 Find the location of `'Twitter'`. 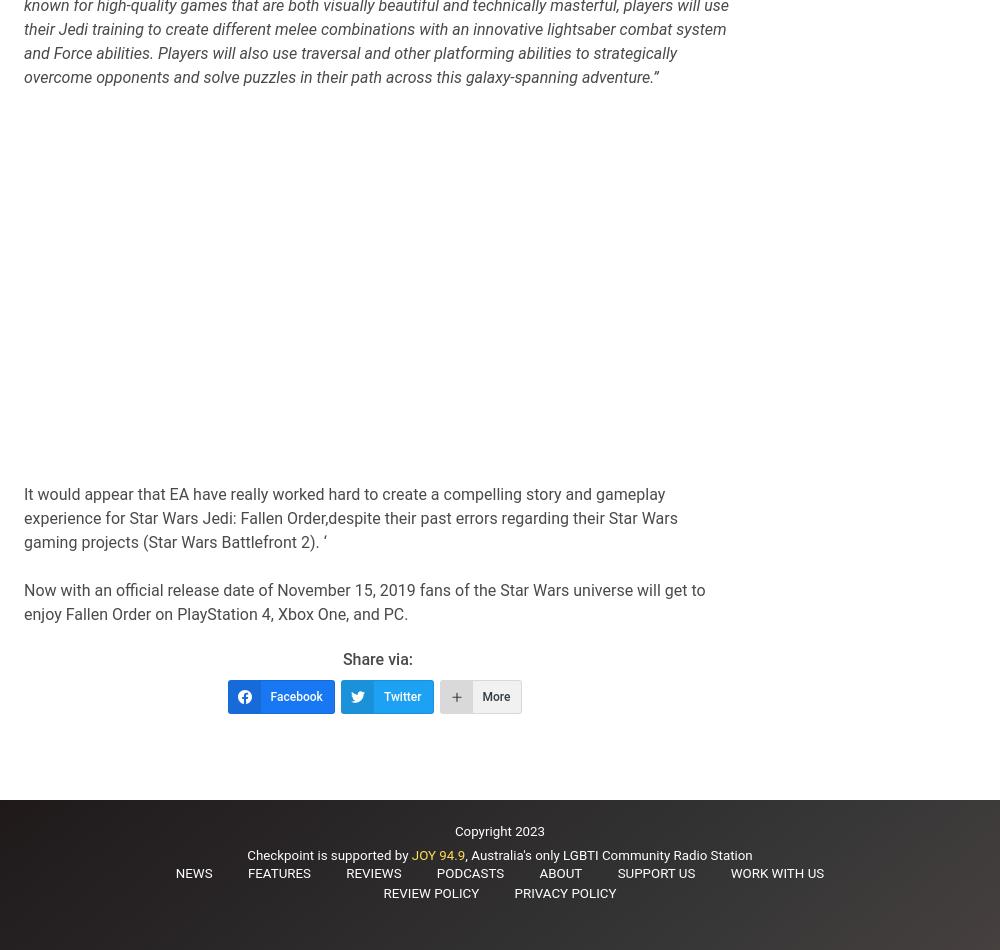

'Twitter' is located at coordinates (402, 697).